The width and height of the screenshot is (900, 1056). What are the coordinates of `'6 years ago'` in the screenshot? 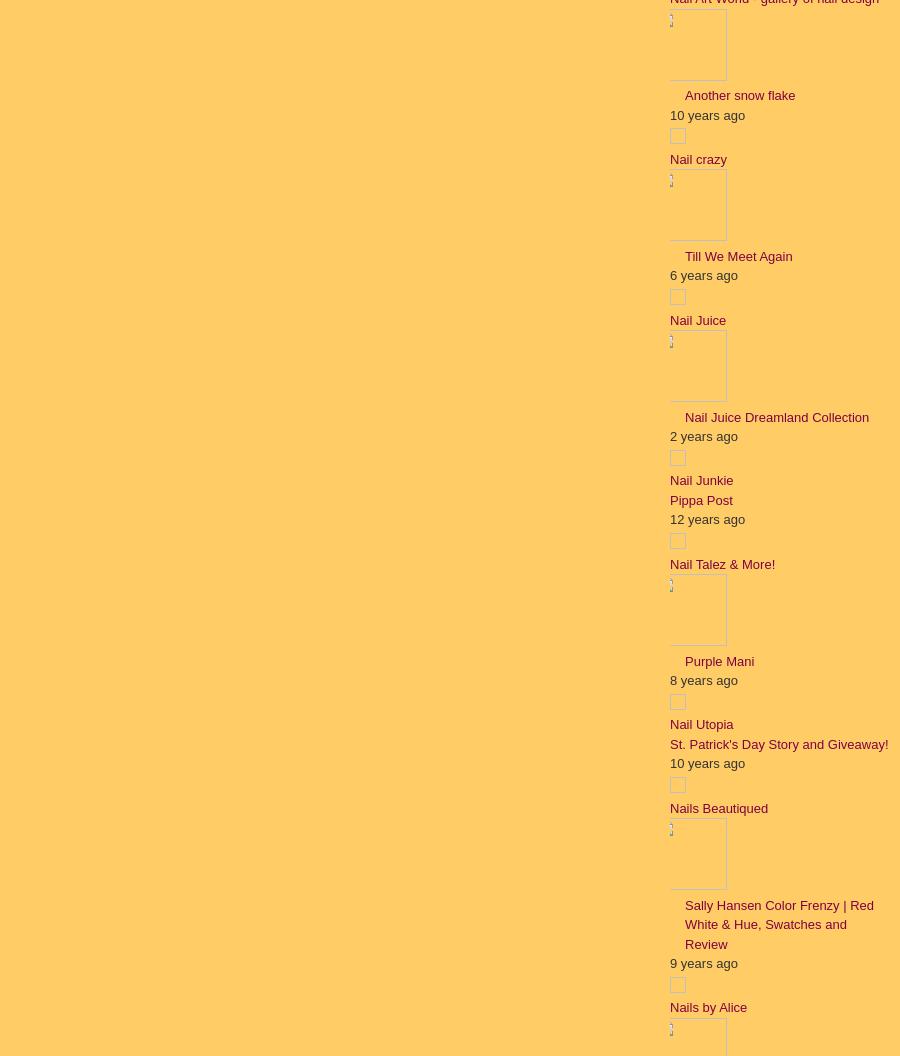 It's located at (702, 275).